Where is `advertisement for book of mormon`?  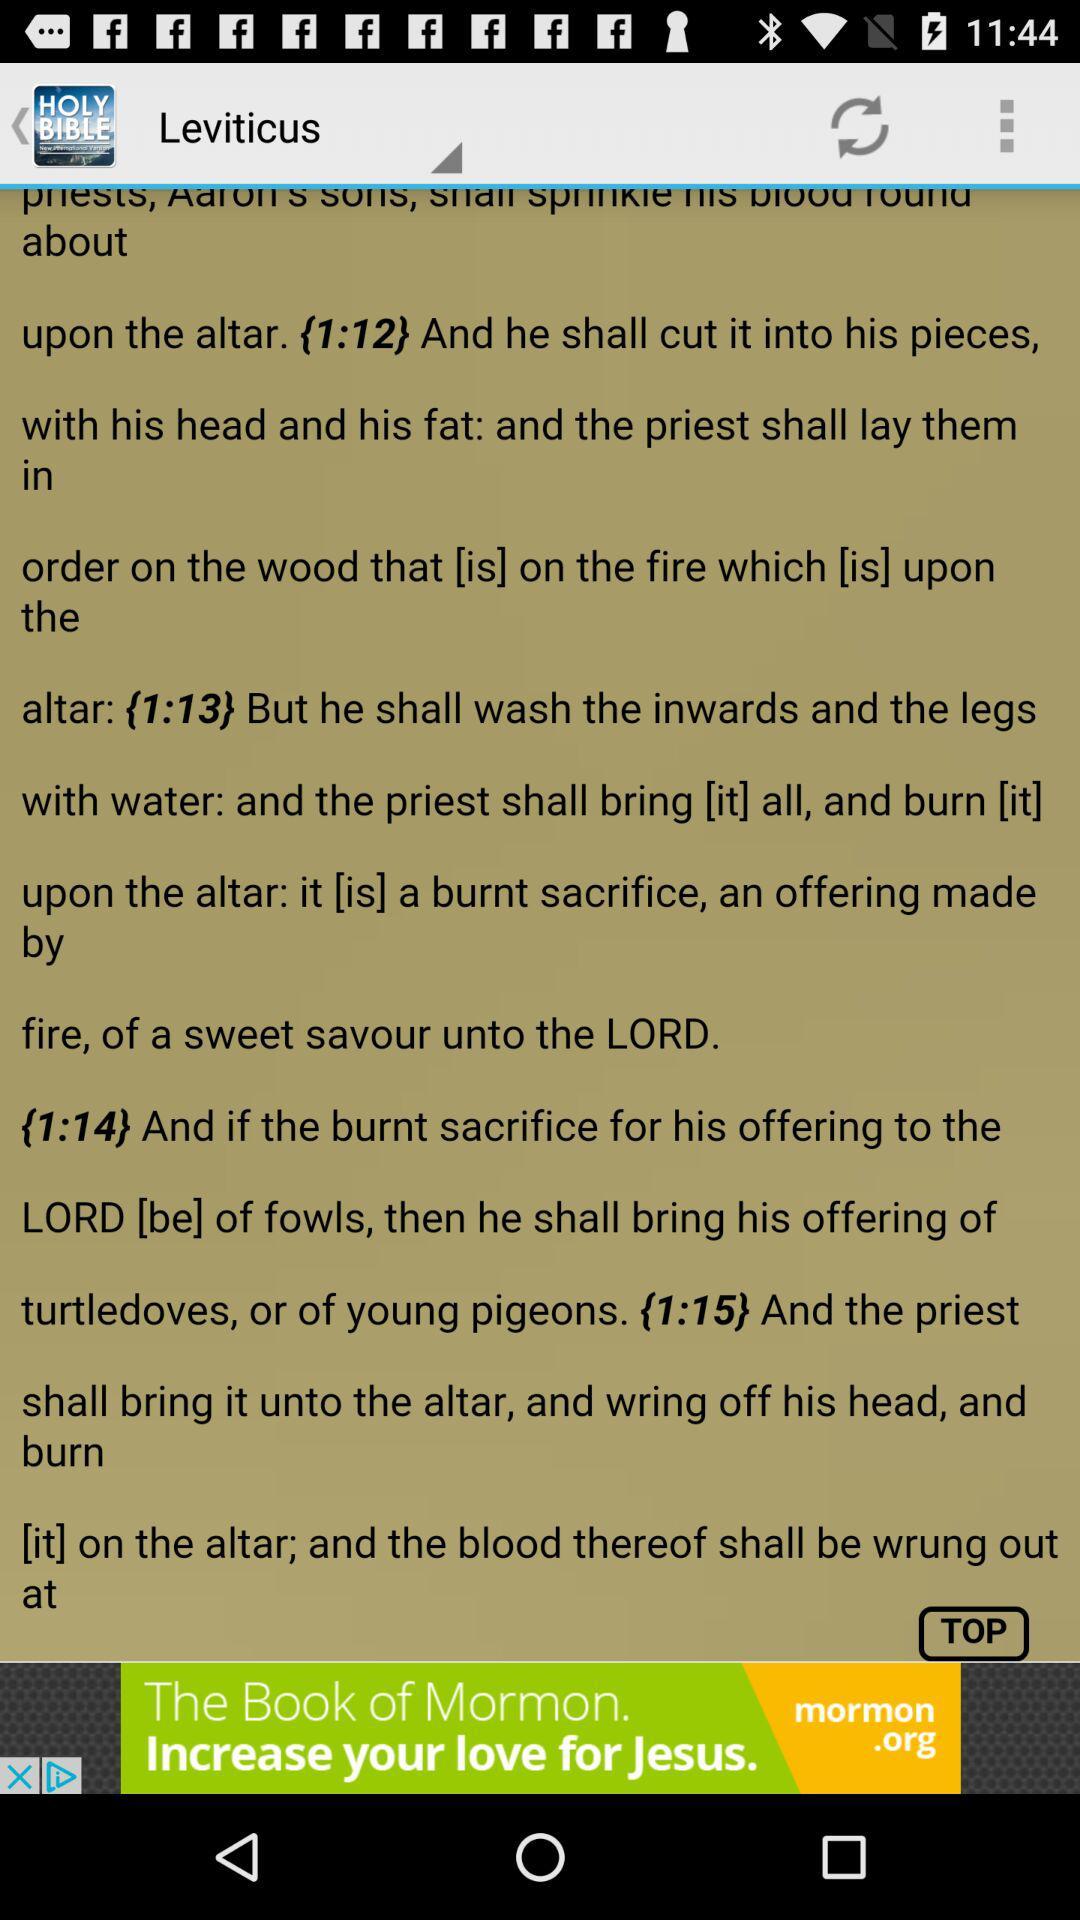 advertisement for book of mormon is located at coordinates (540, 1727).